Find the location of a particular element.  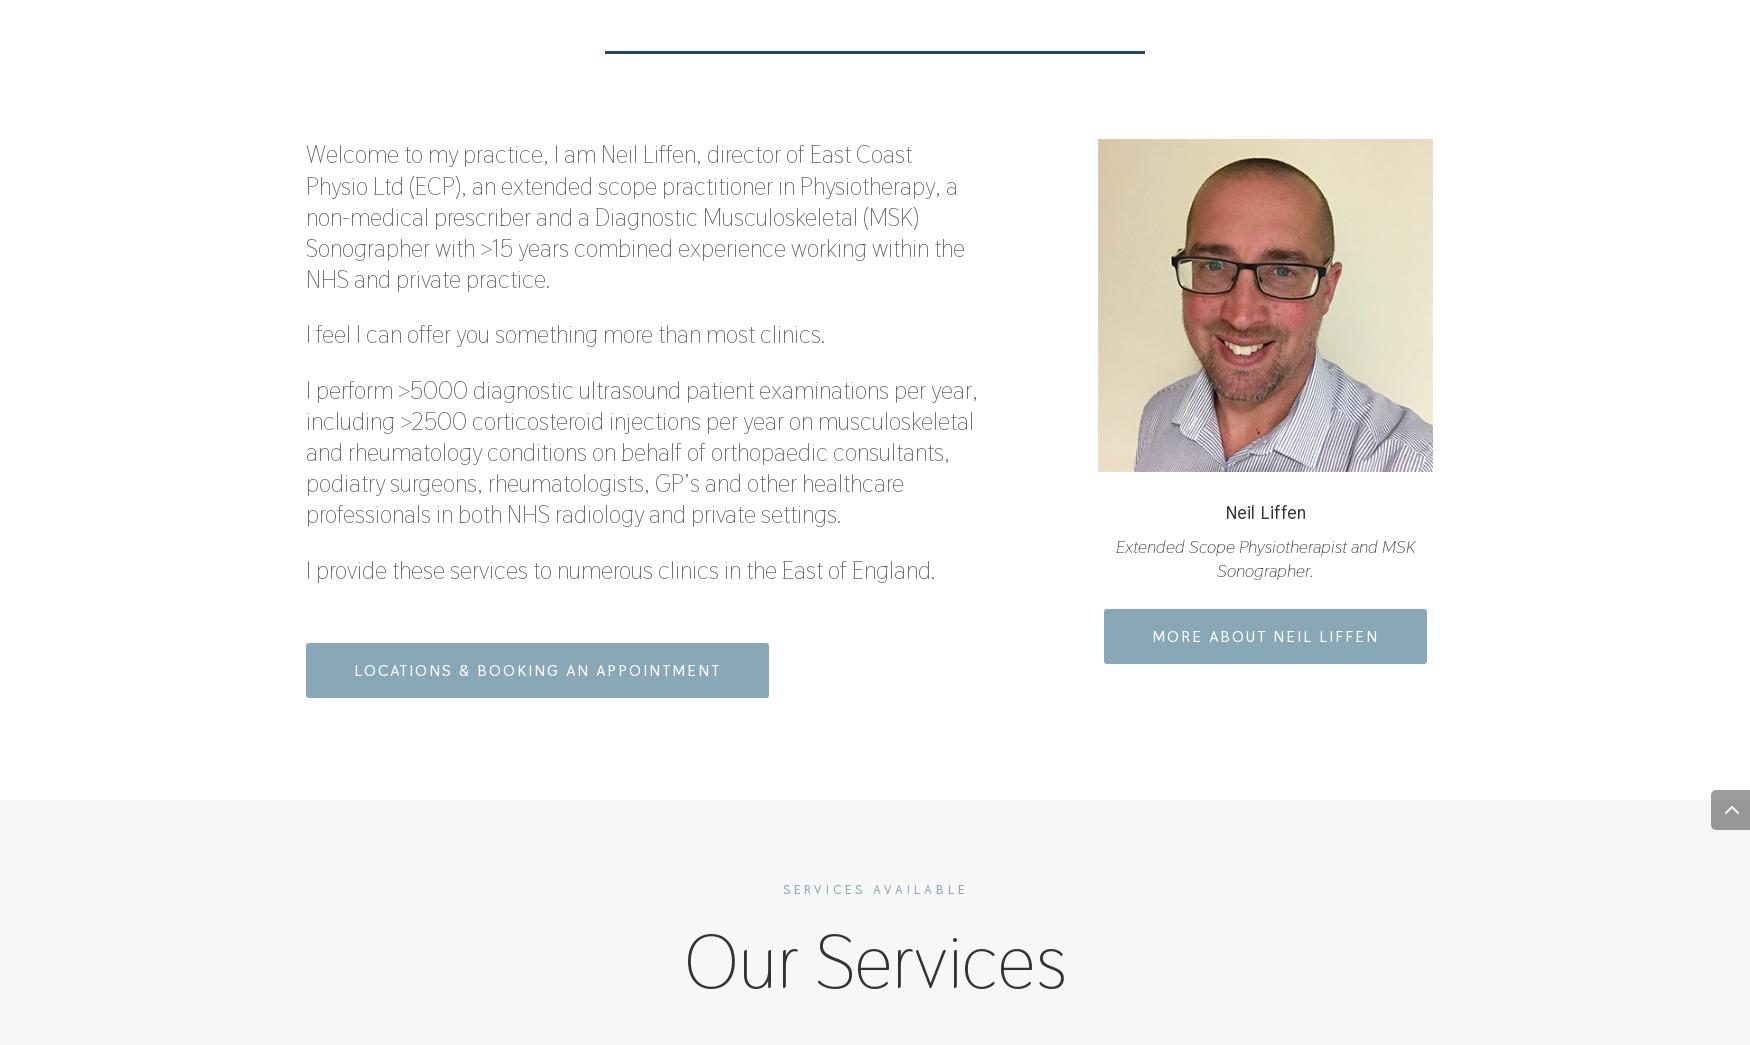

'locations & booking an appointment' is located at coordinates (354, 669).